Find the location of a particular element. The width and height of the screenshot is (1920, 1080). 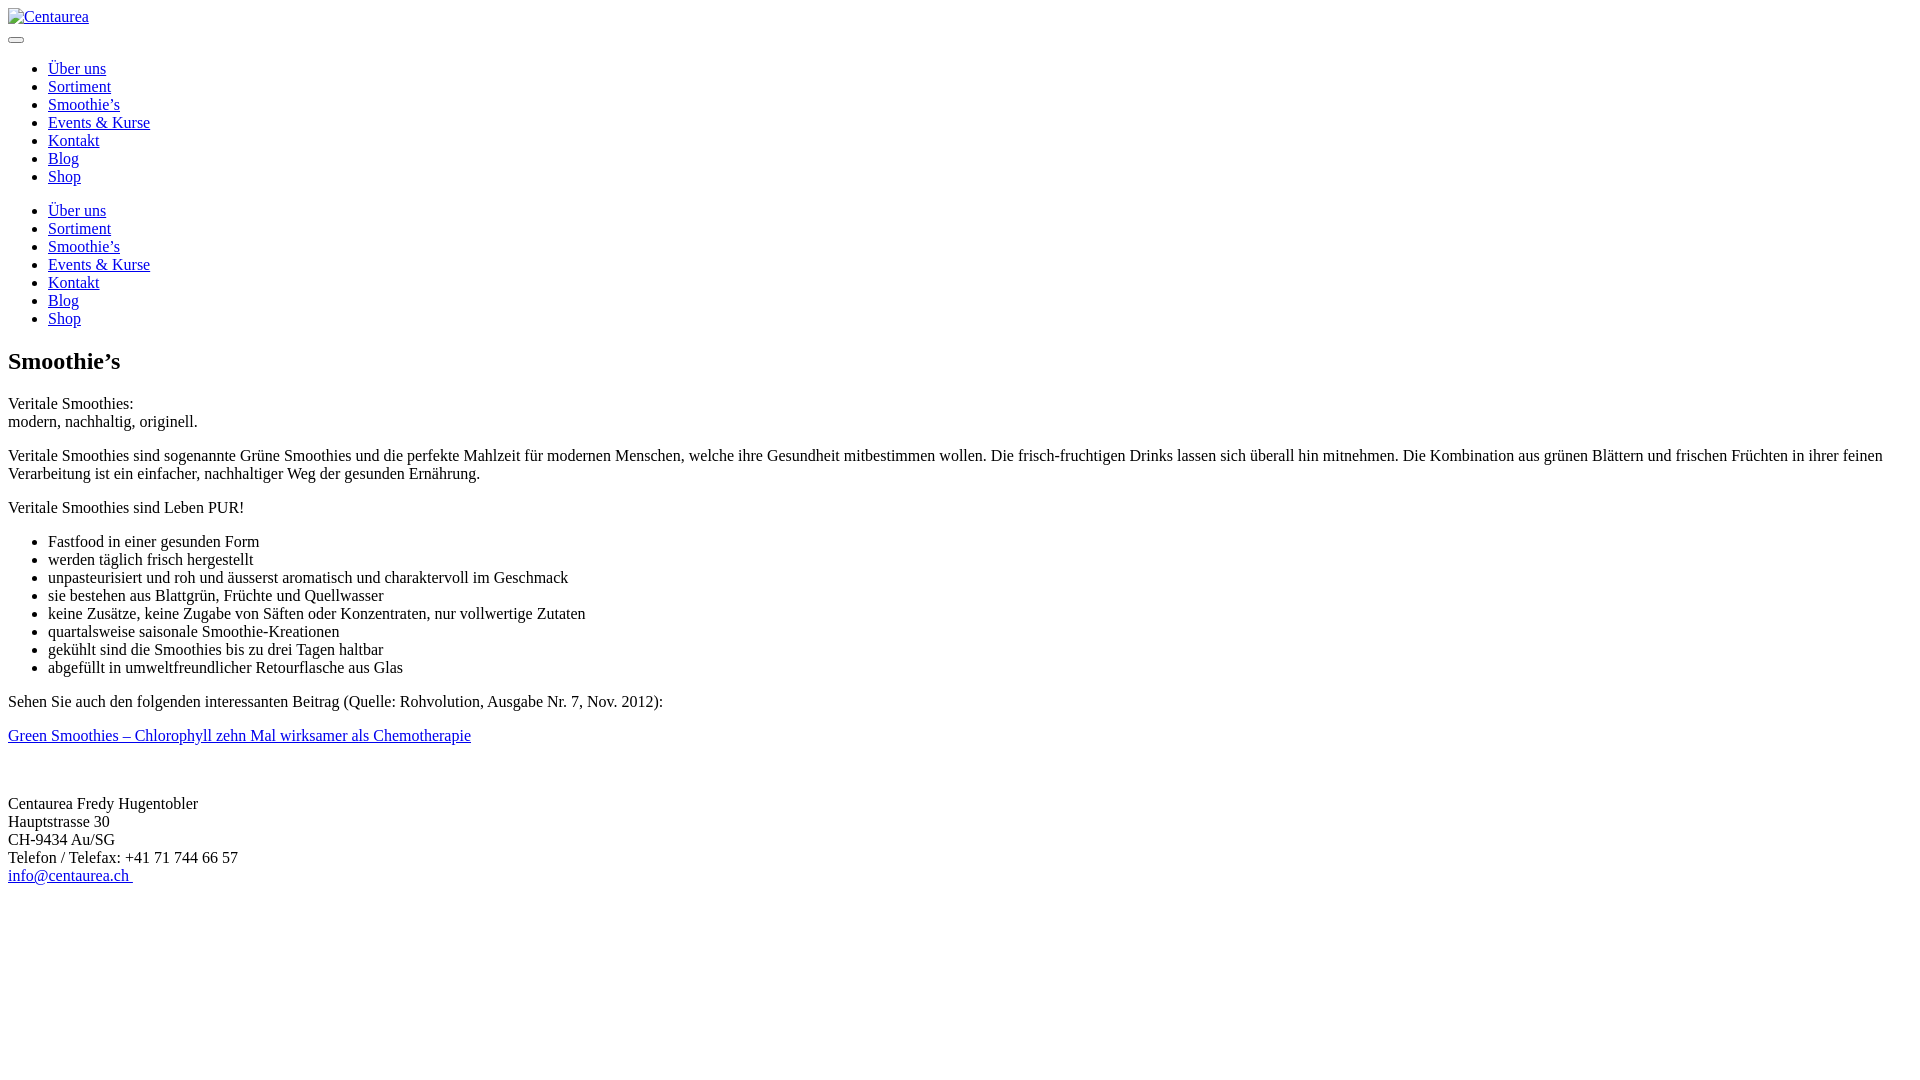

'Events & Kurse' is located at coordinates (48, 263).